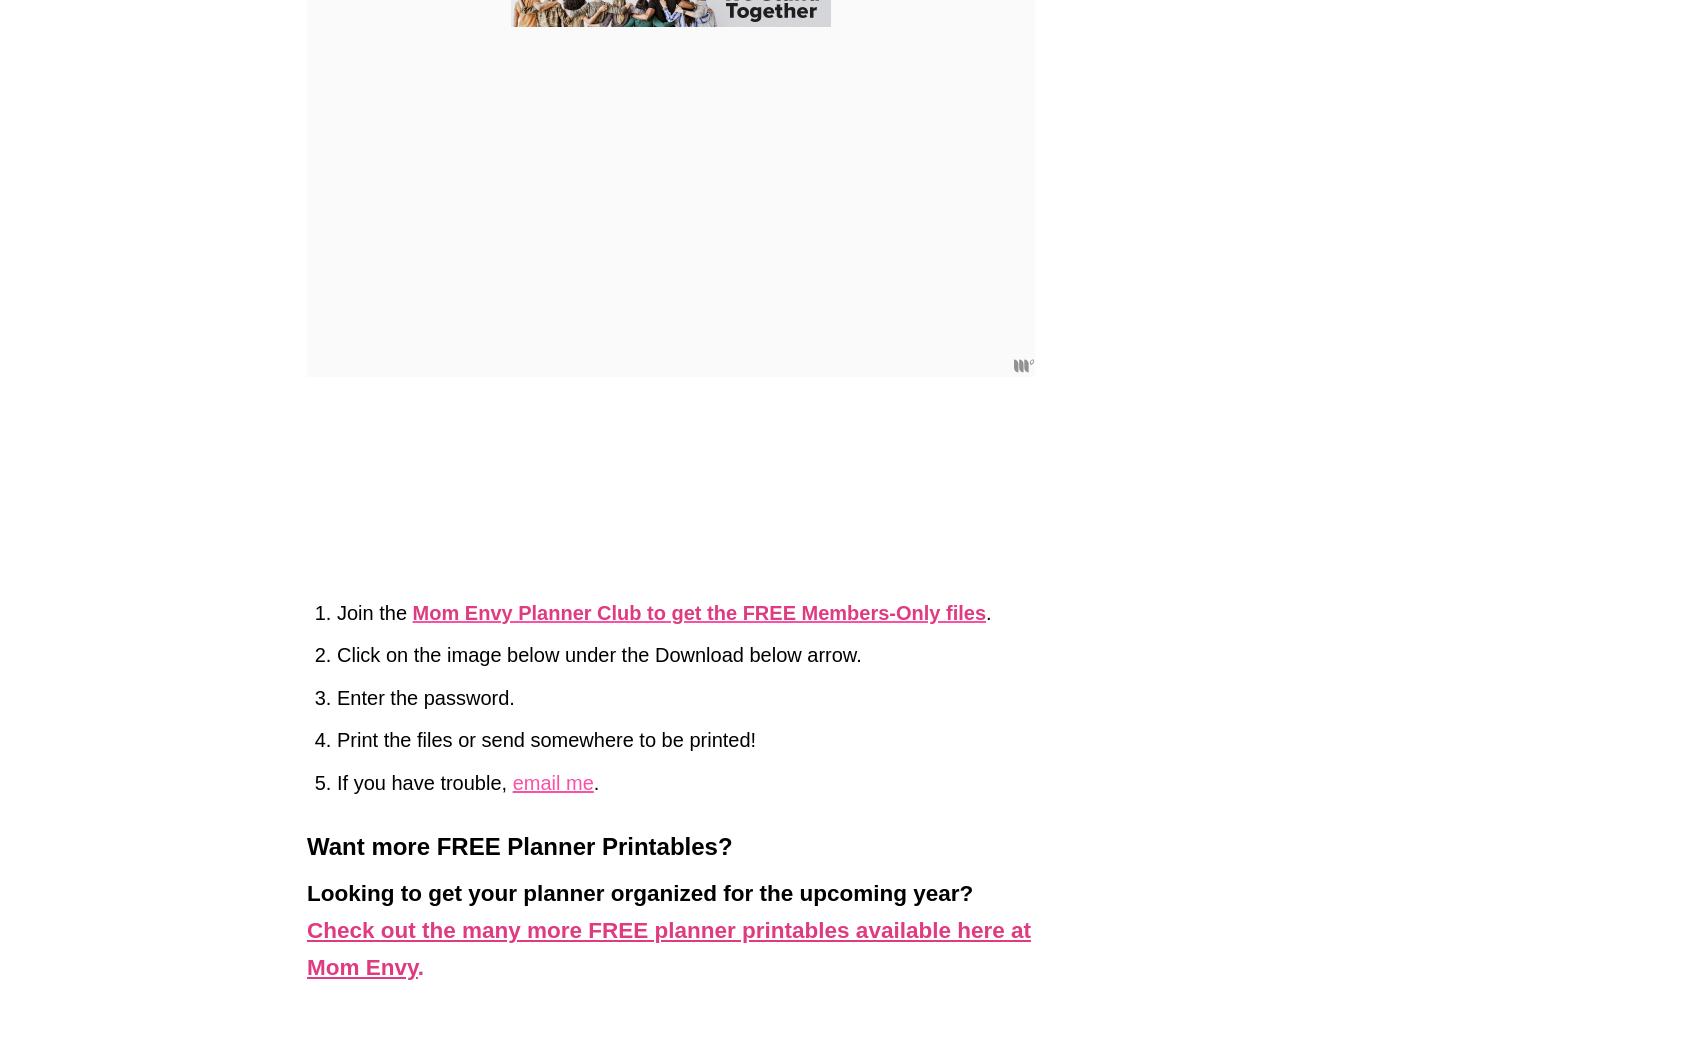 The image size is (1692, 1056). I want to click on 'email me', so click(511, 780).